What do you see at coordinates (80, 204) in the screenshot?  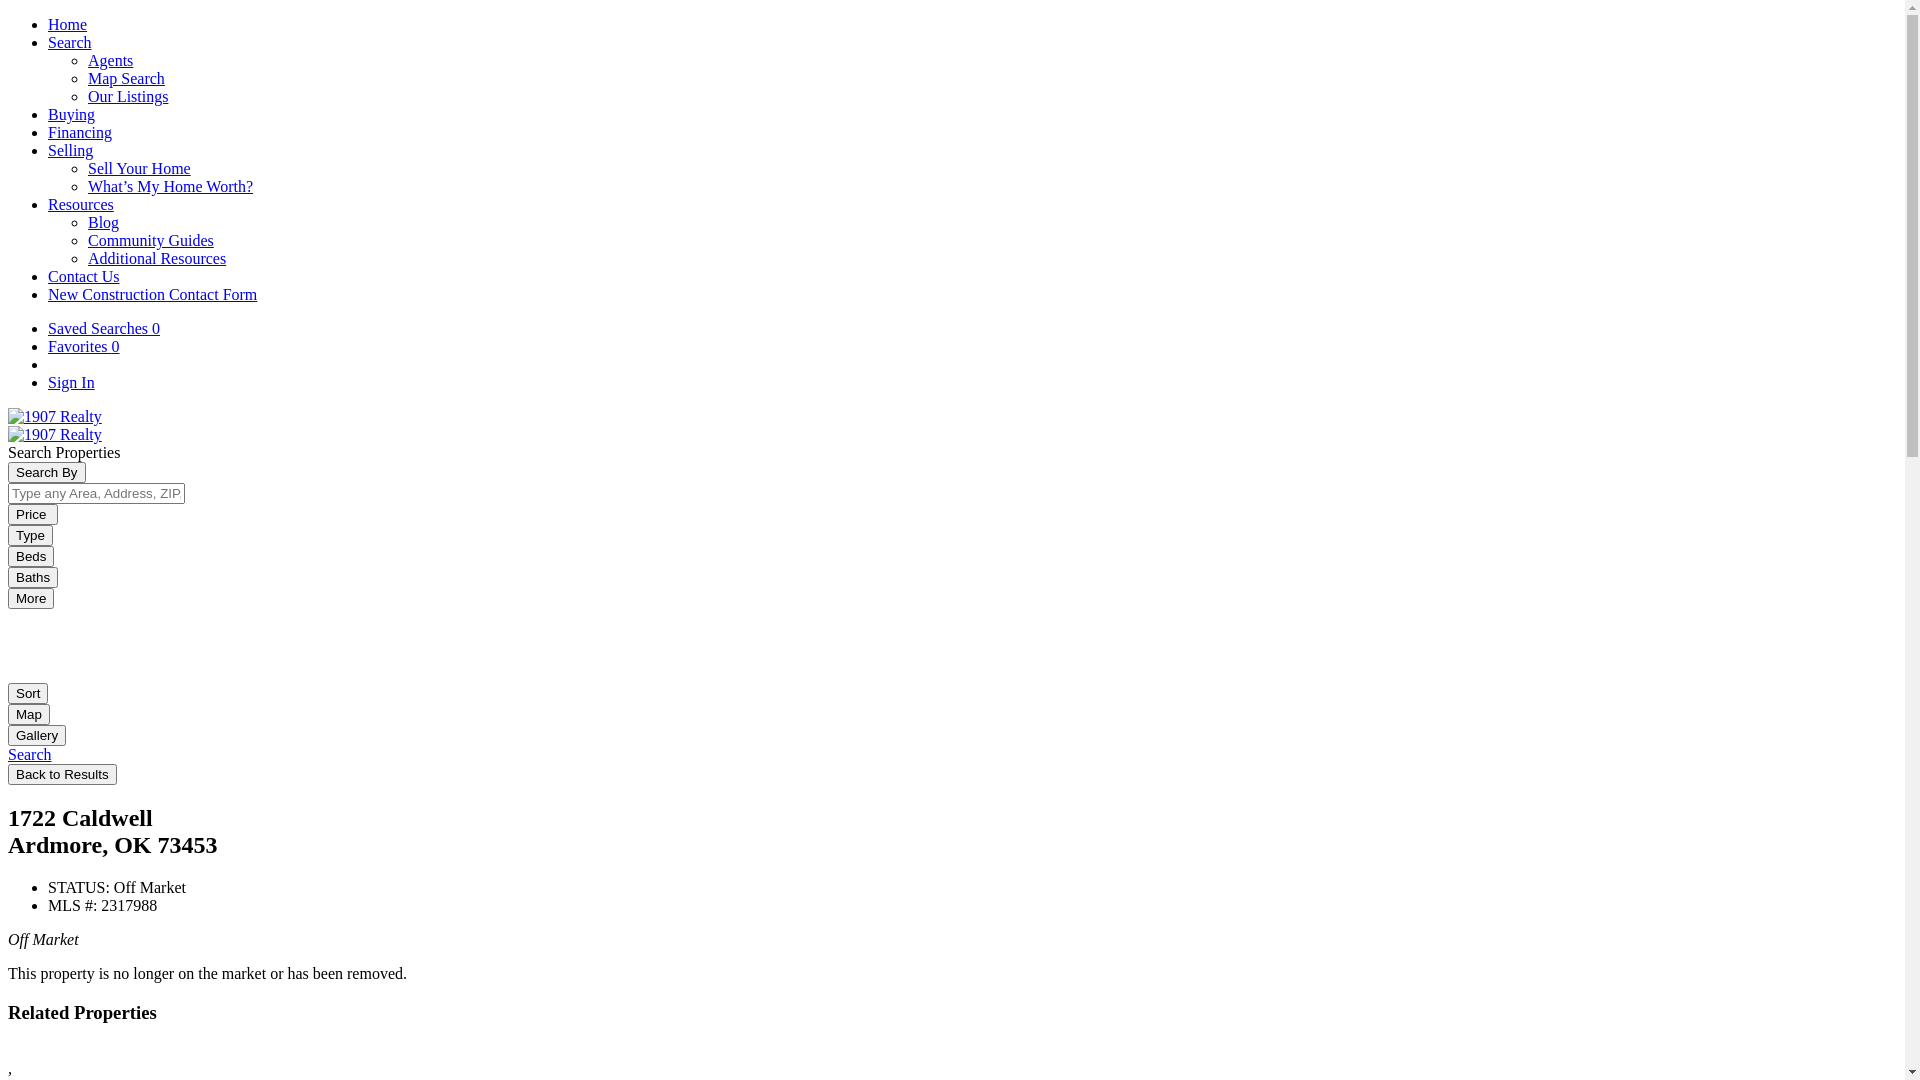 I see `'Resources'` at bounding box center [80, 204].